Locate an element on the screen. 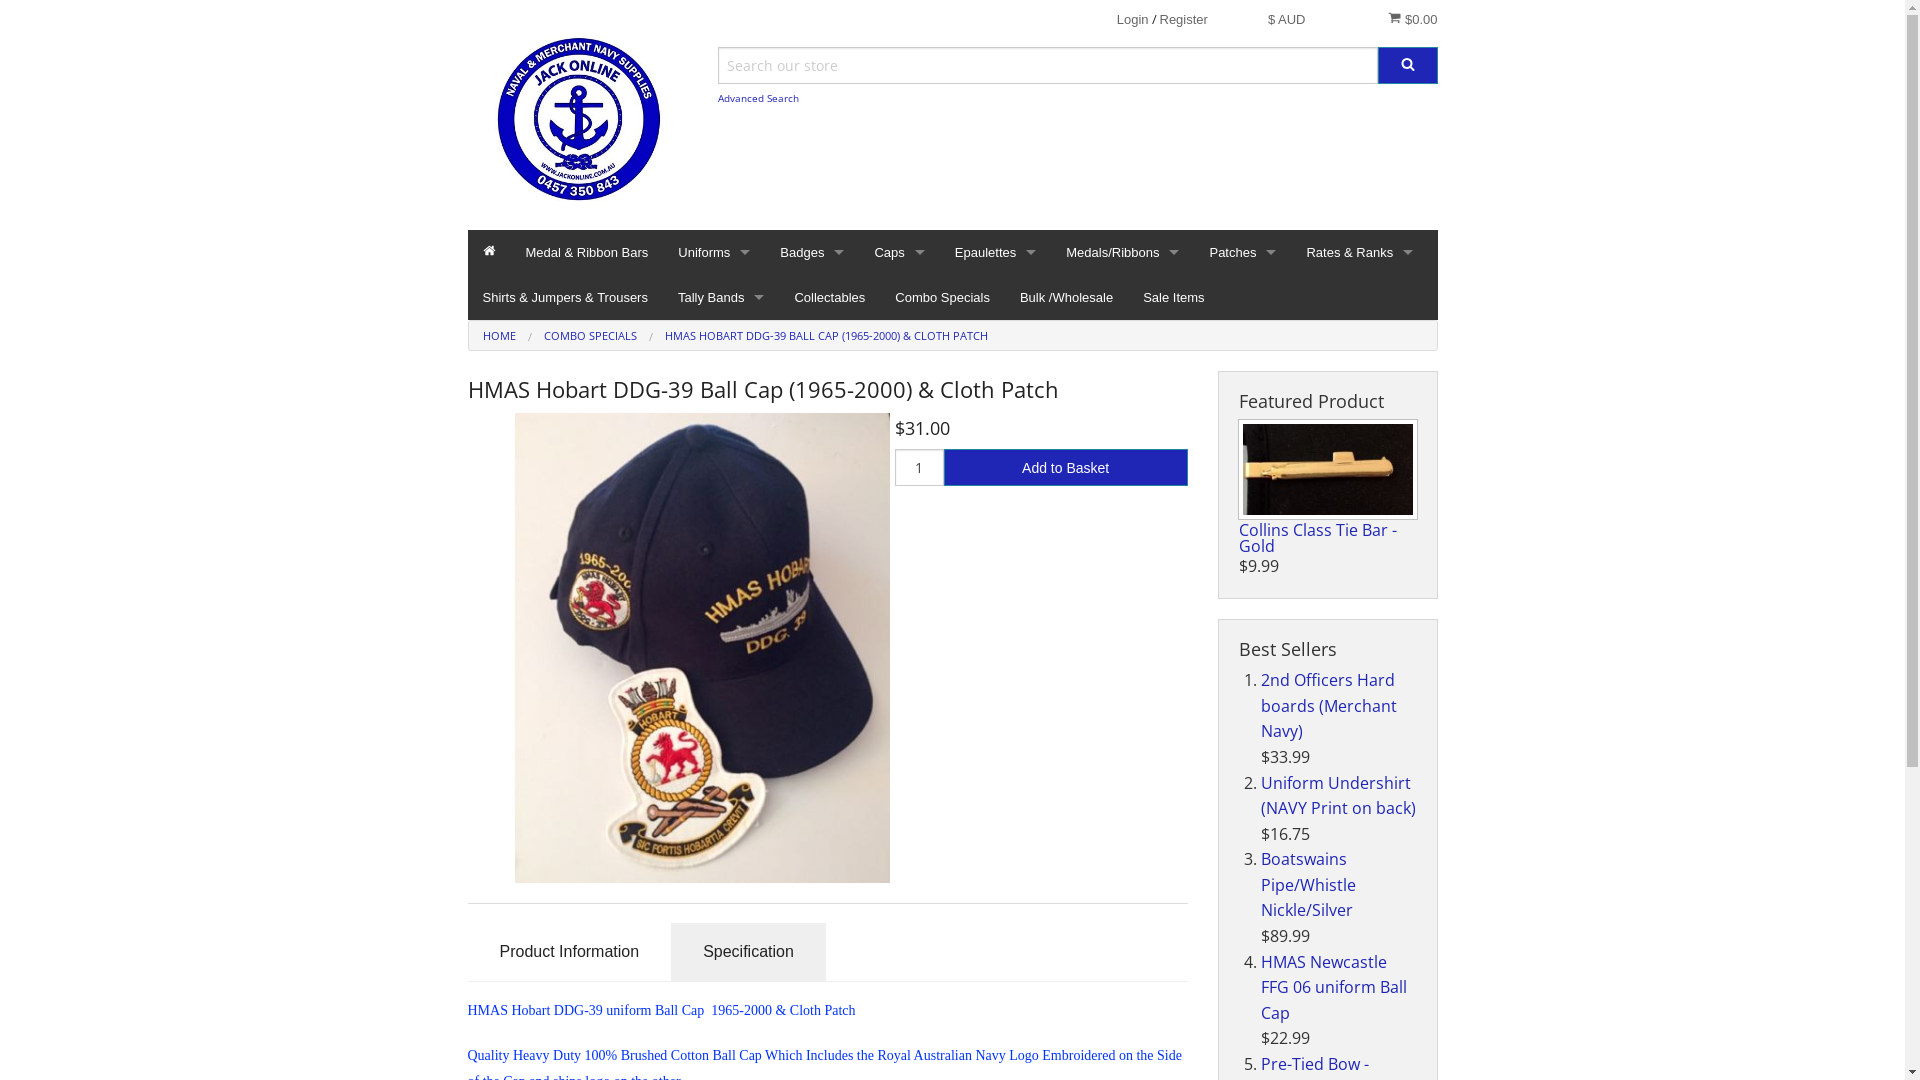 The height and width of the screenshot is (1080, 1920). 'ID Holders' is located at coordinates (714, 501).